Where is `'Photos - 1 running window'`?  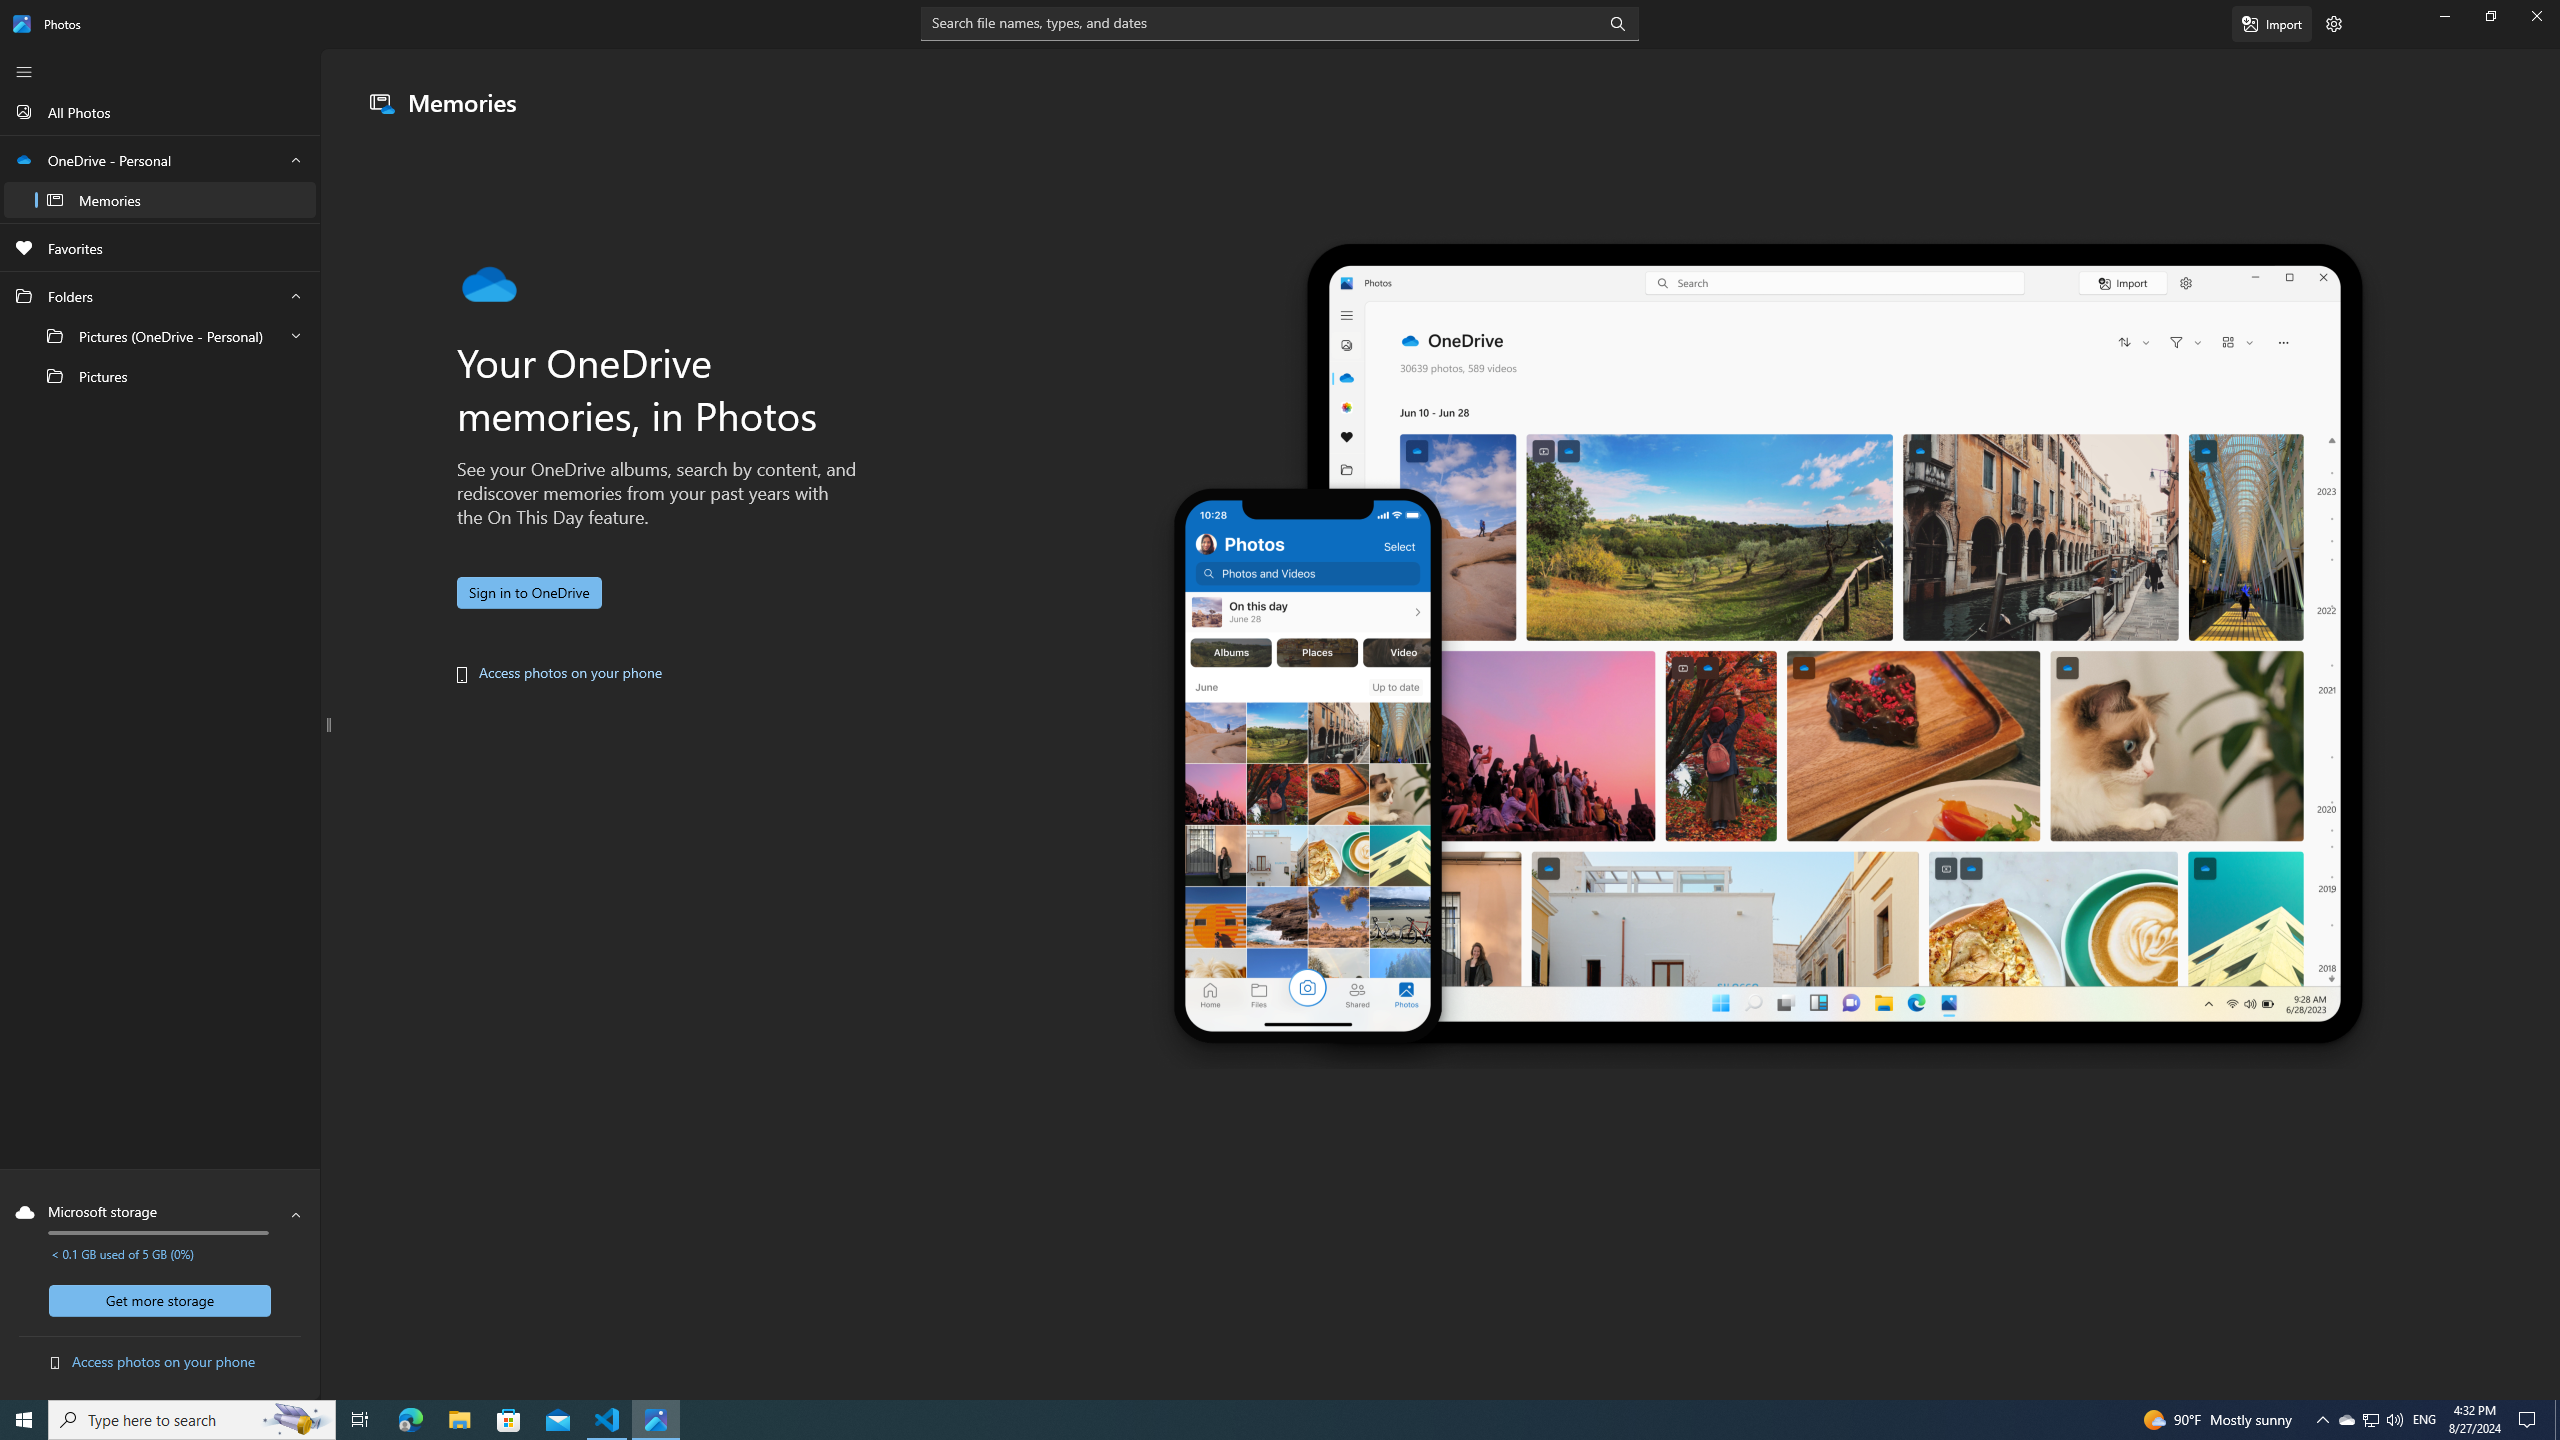 'Photos - 1 running window' is located at coordinates (656, 1418).